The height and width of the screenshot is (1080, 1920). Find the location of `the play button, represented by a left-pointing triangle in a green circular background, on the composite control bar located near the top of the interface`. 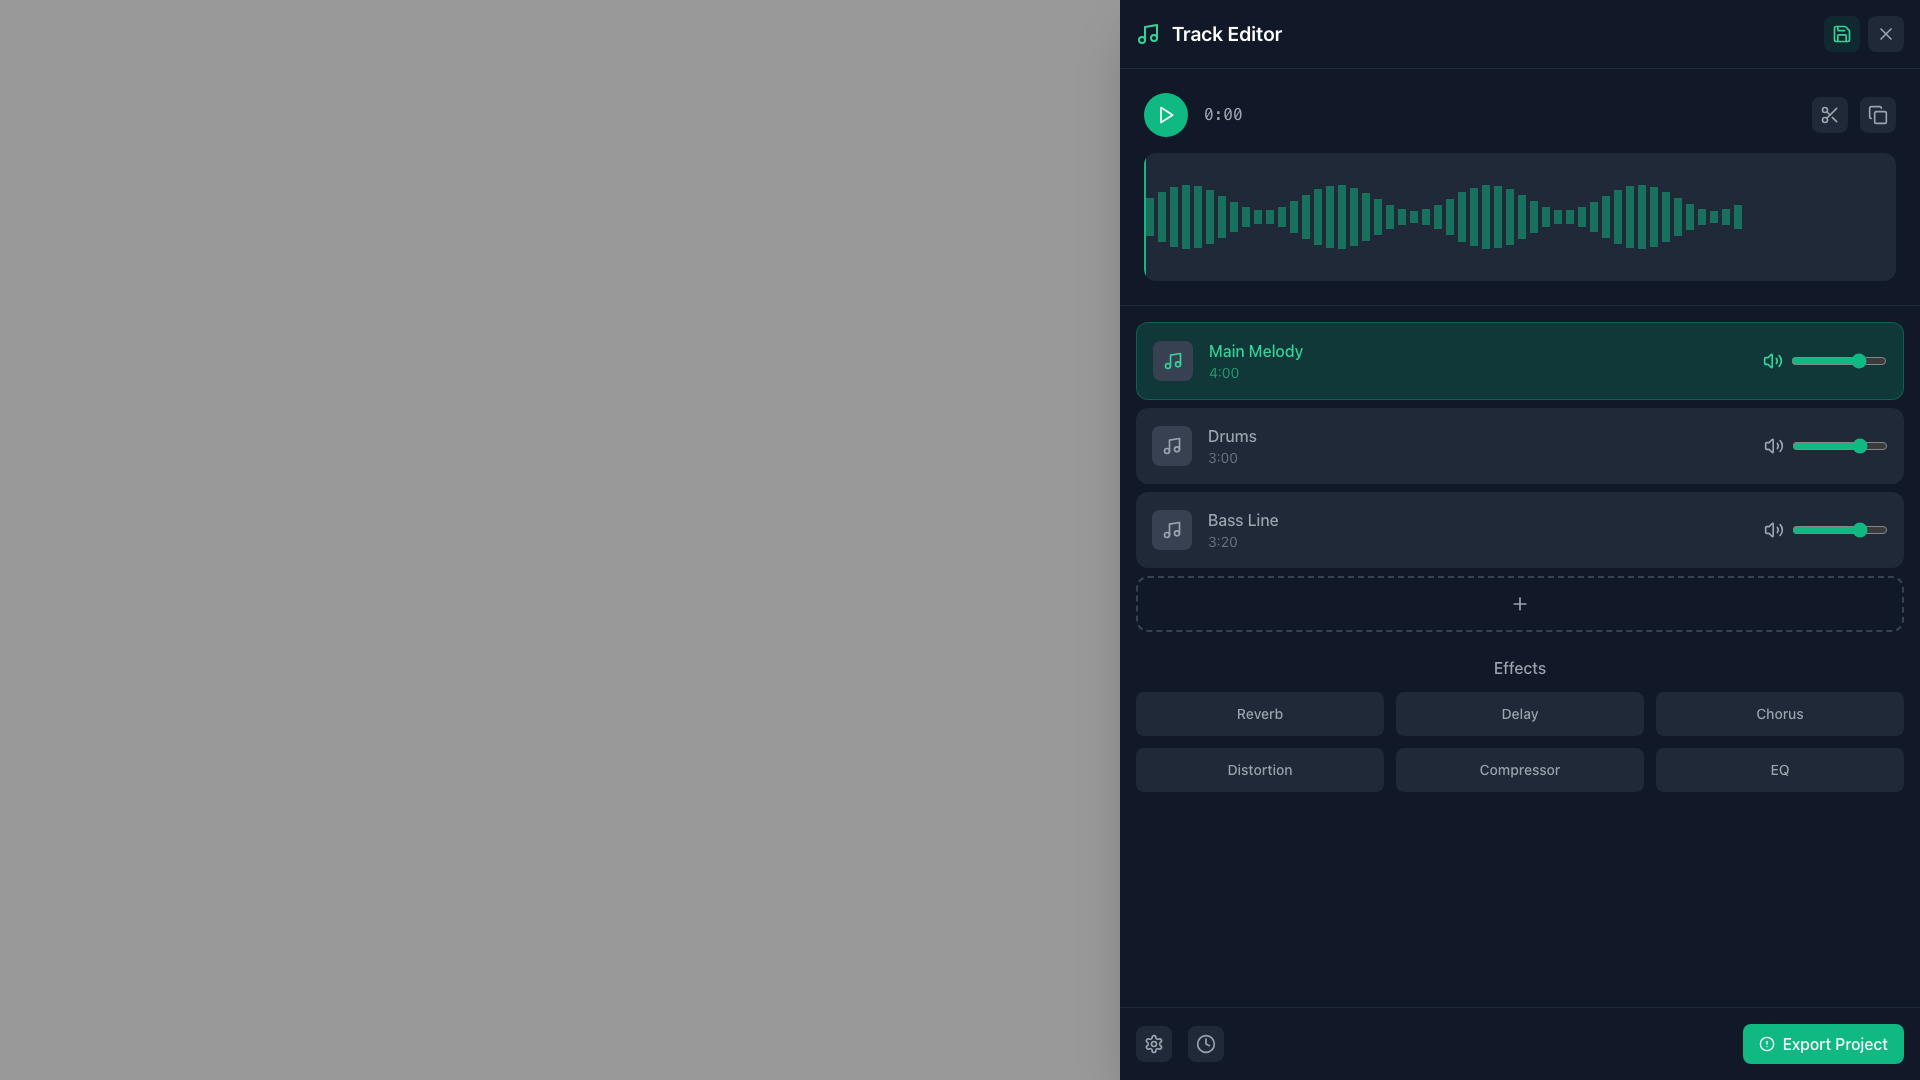

the play button, represented by a left-pointing triangle in a green circular background, on the composite control bar located near the top of the interface is located at coordinates (1520, 115).